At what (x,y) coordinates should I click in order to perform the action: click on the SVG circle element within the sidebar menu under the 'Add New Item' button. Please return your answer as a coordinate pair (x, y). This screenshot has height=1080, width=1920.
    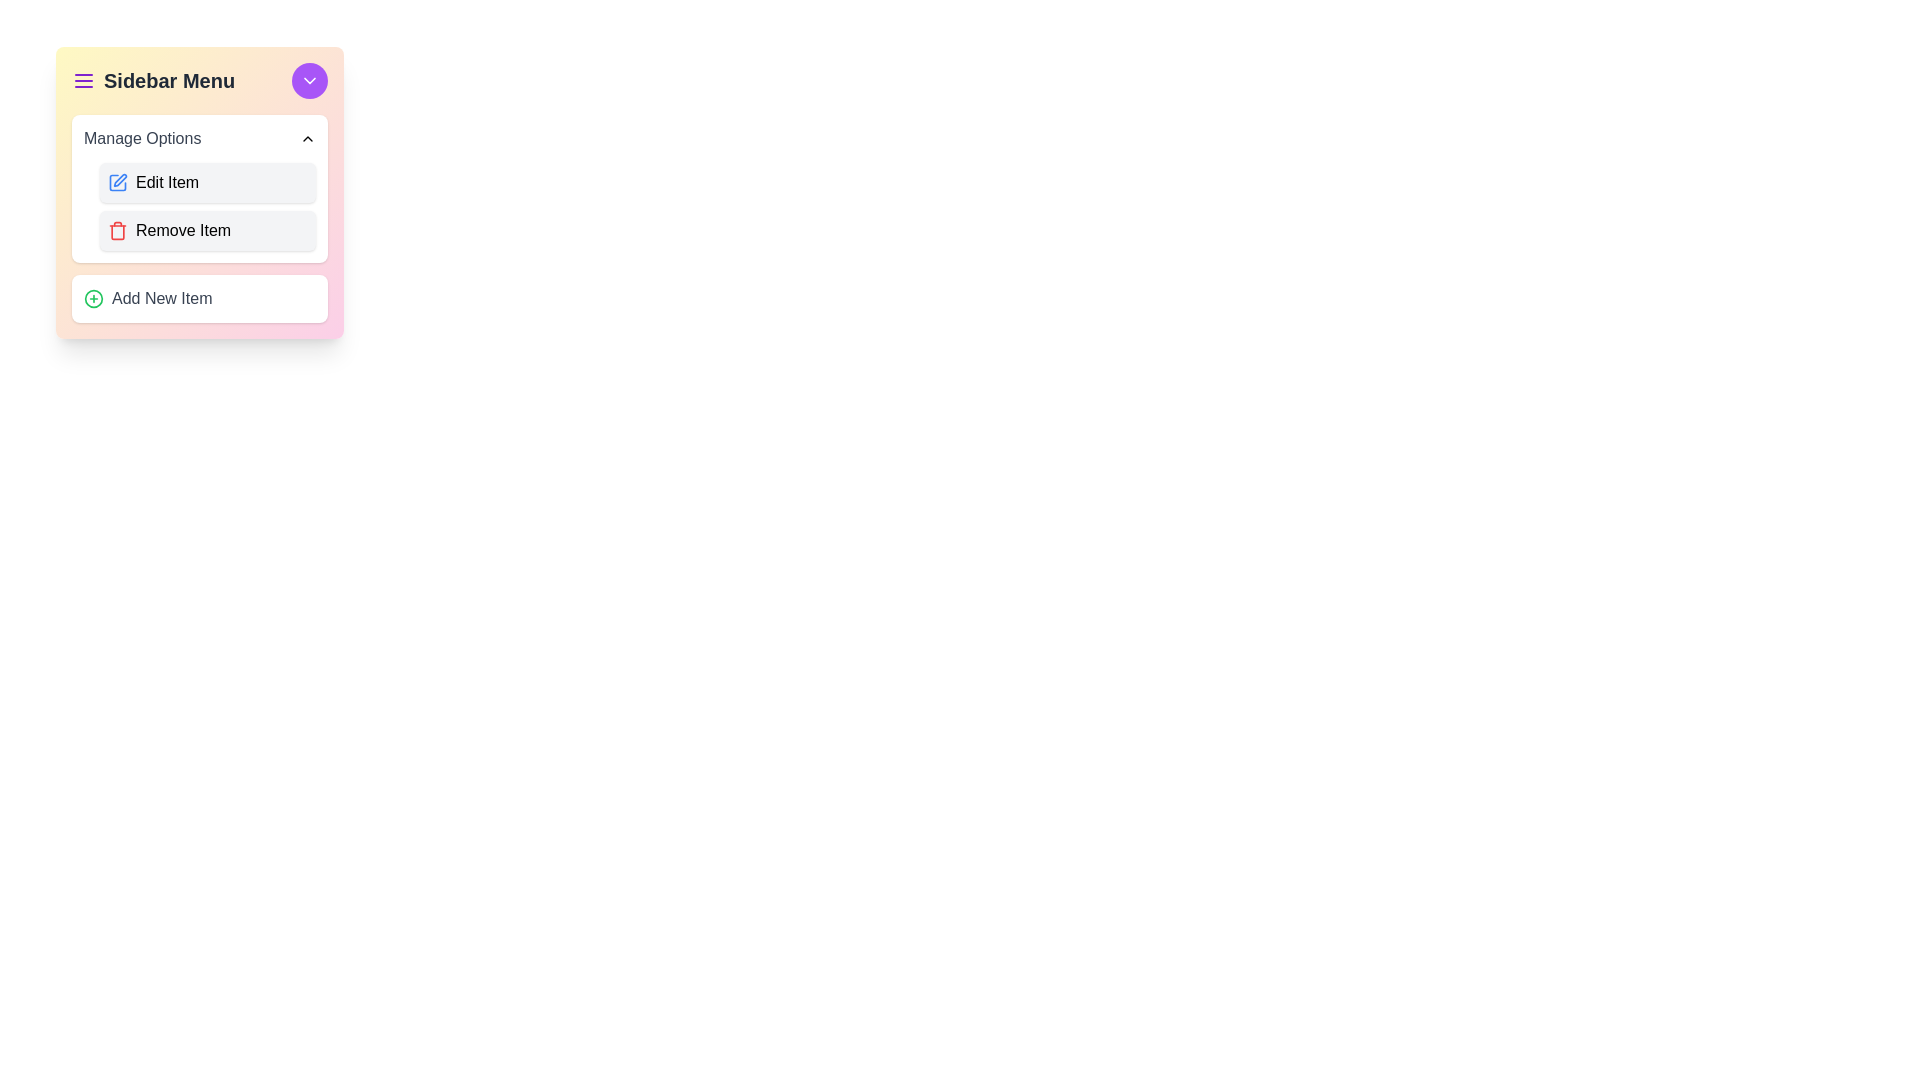
    Looking at the image, I should click on (93, 299).